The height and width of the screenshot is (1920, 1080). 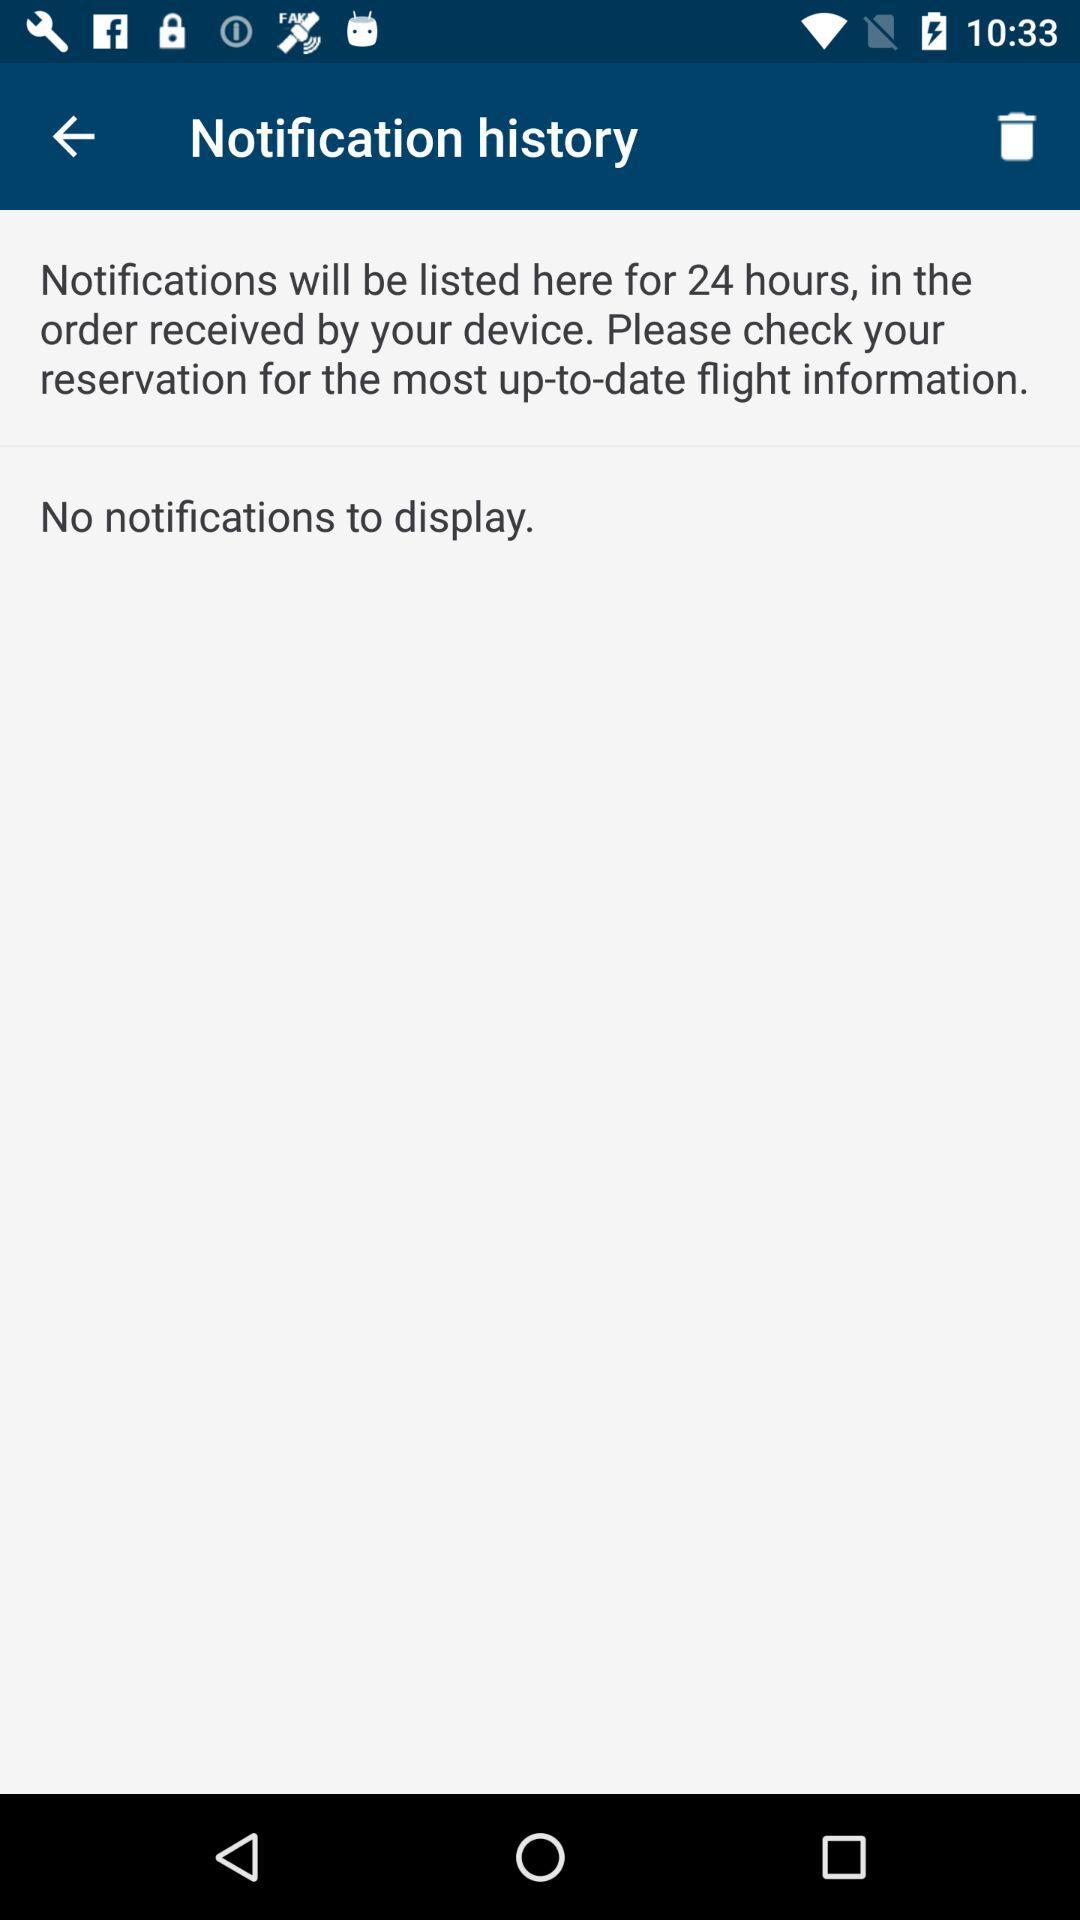 I want to click on item next to notification history item, so click(x=1017, y=135).